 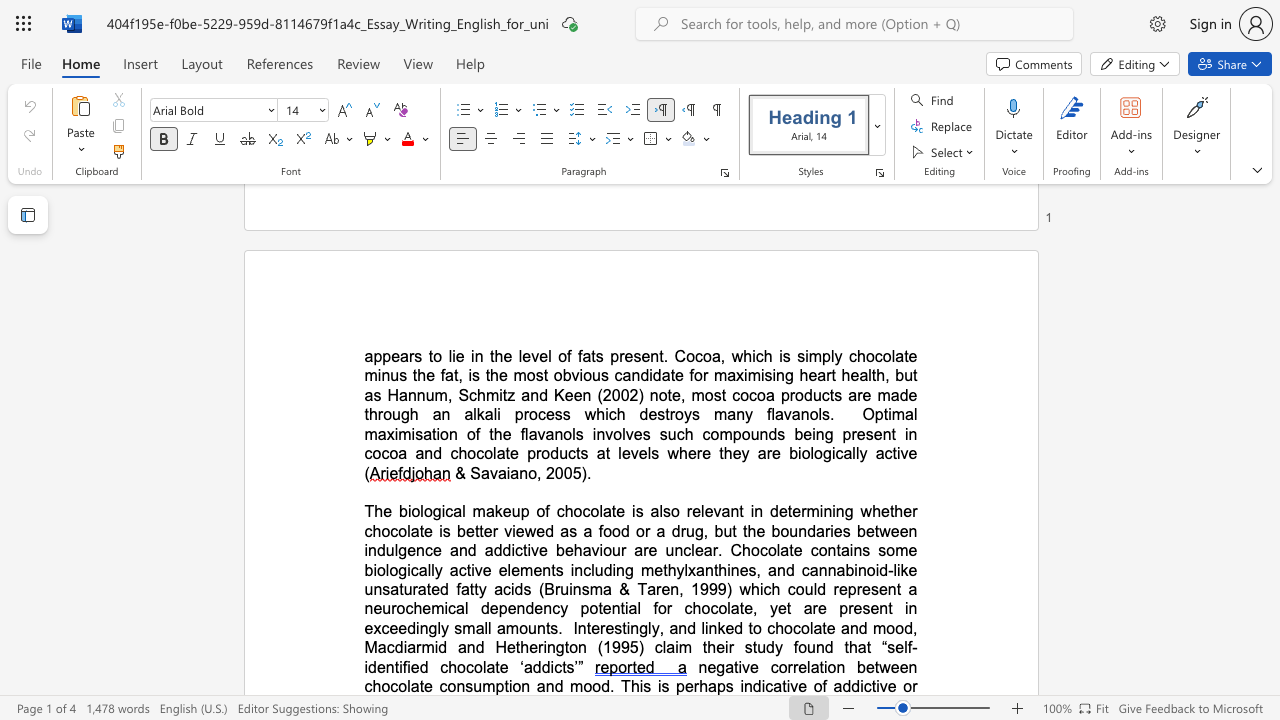 What do you see at coordinates (751, 685) in the screenshot?
I see `the subset text "dicat" within the text "perhaps indicative"` at bounding box center [751, 685].